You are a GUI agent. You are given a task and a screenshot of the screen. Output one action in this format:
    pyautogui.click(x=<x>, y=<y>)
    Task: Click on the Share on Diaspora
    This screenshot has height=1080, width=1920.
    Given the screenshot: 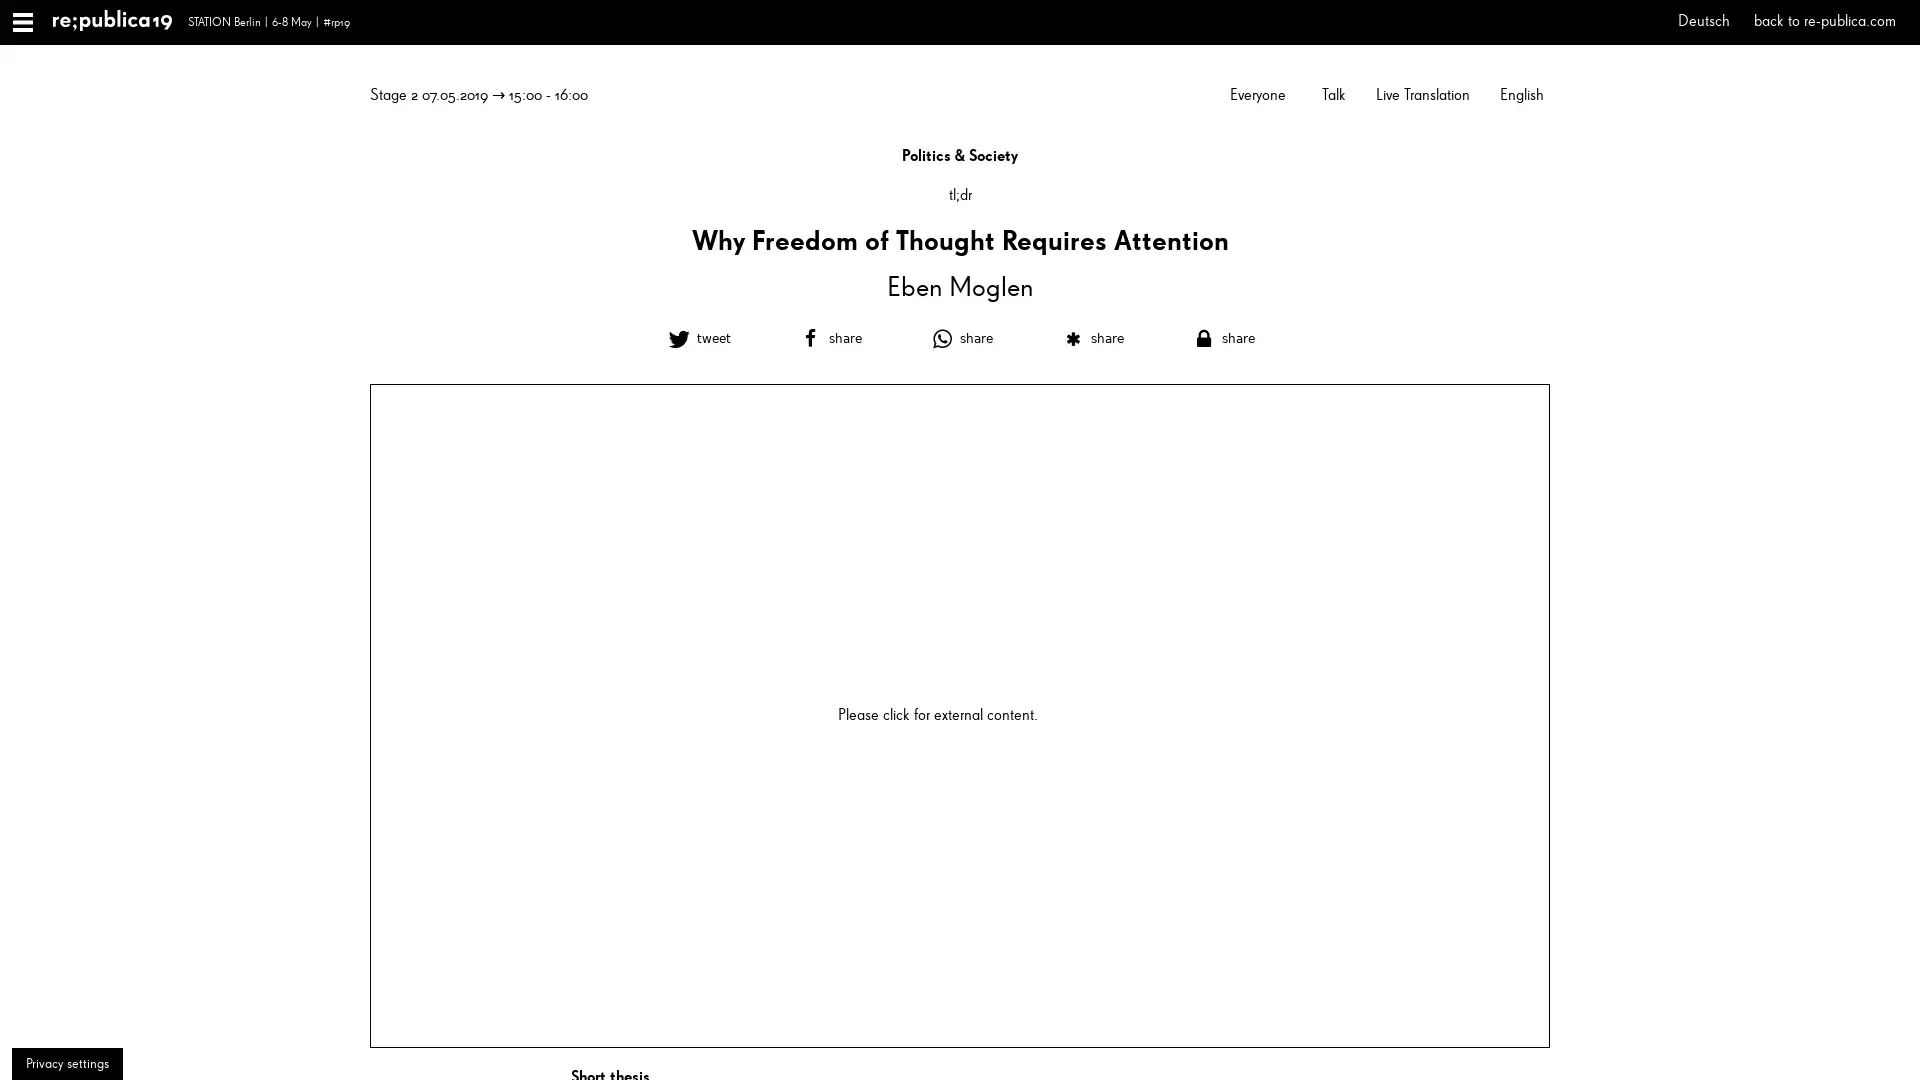 What is the action you would take?
    pyautogui.click(x=1089, y=338)
    